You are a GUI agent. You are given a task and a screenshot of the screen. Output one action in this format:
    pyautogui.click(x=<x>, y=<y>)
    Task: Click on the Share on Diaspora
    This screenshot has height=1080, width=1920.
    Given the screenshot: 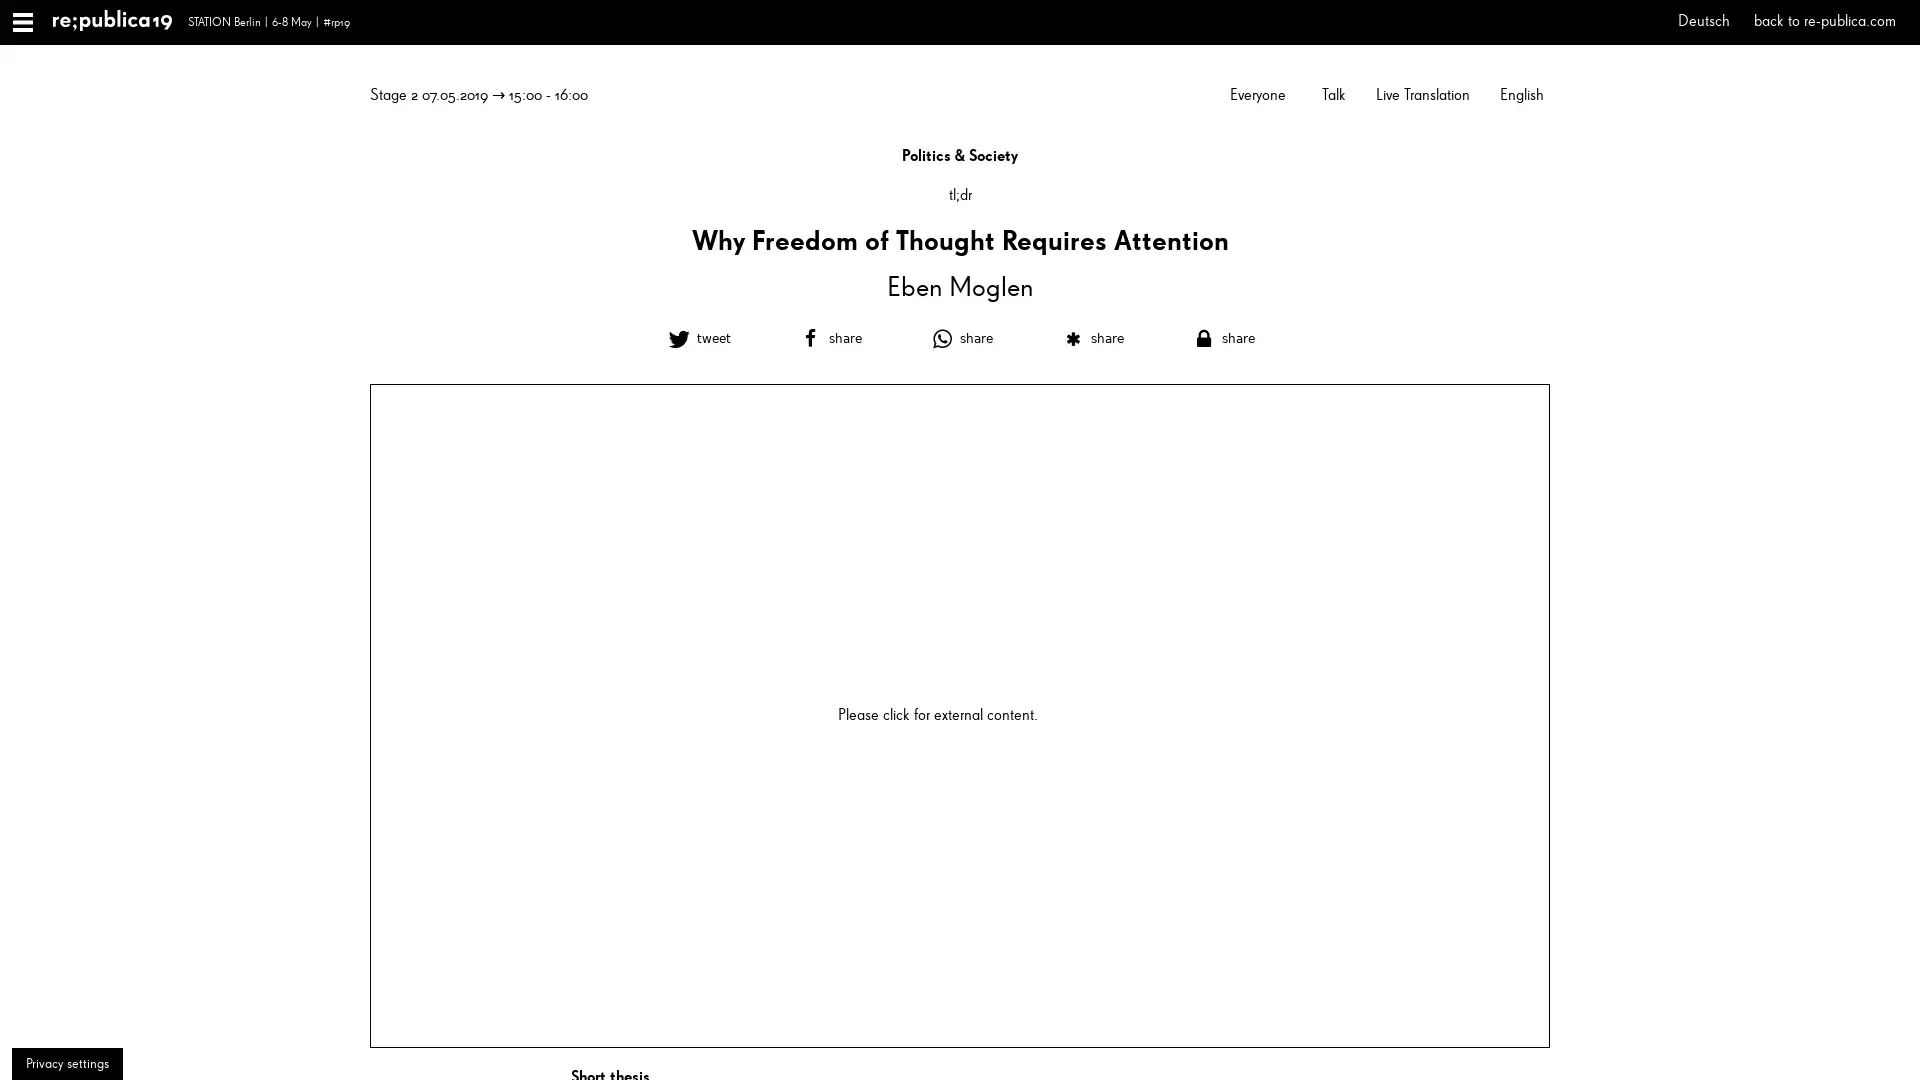 What is the action you would take?
    pyautogui.click(x=1089, y=338)
    